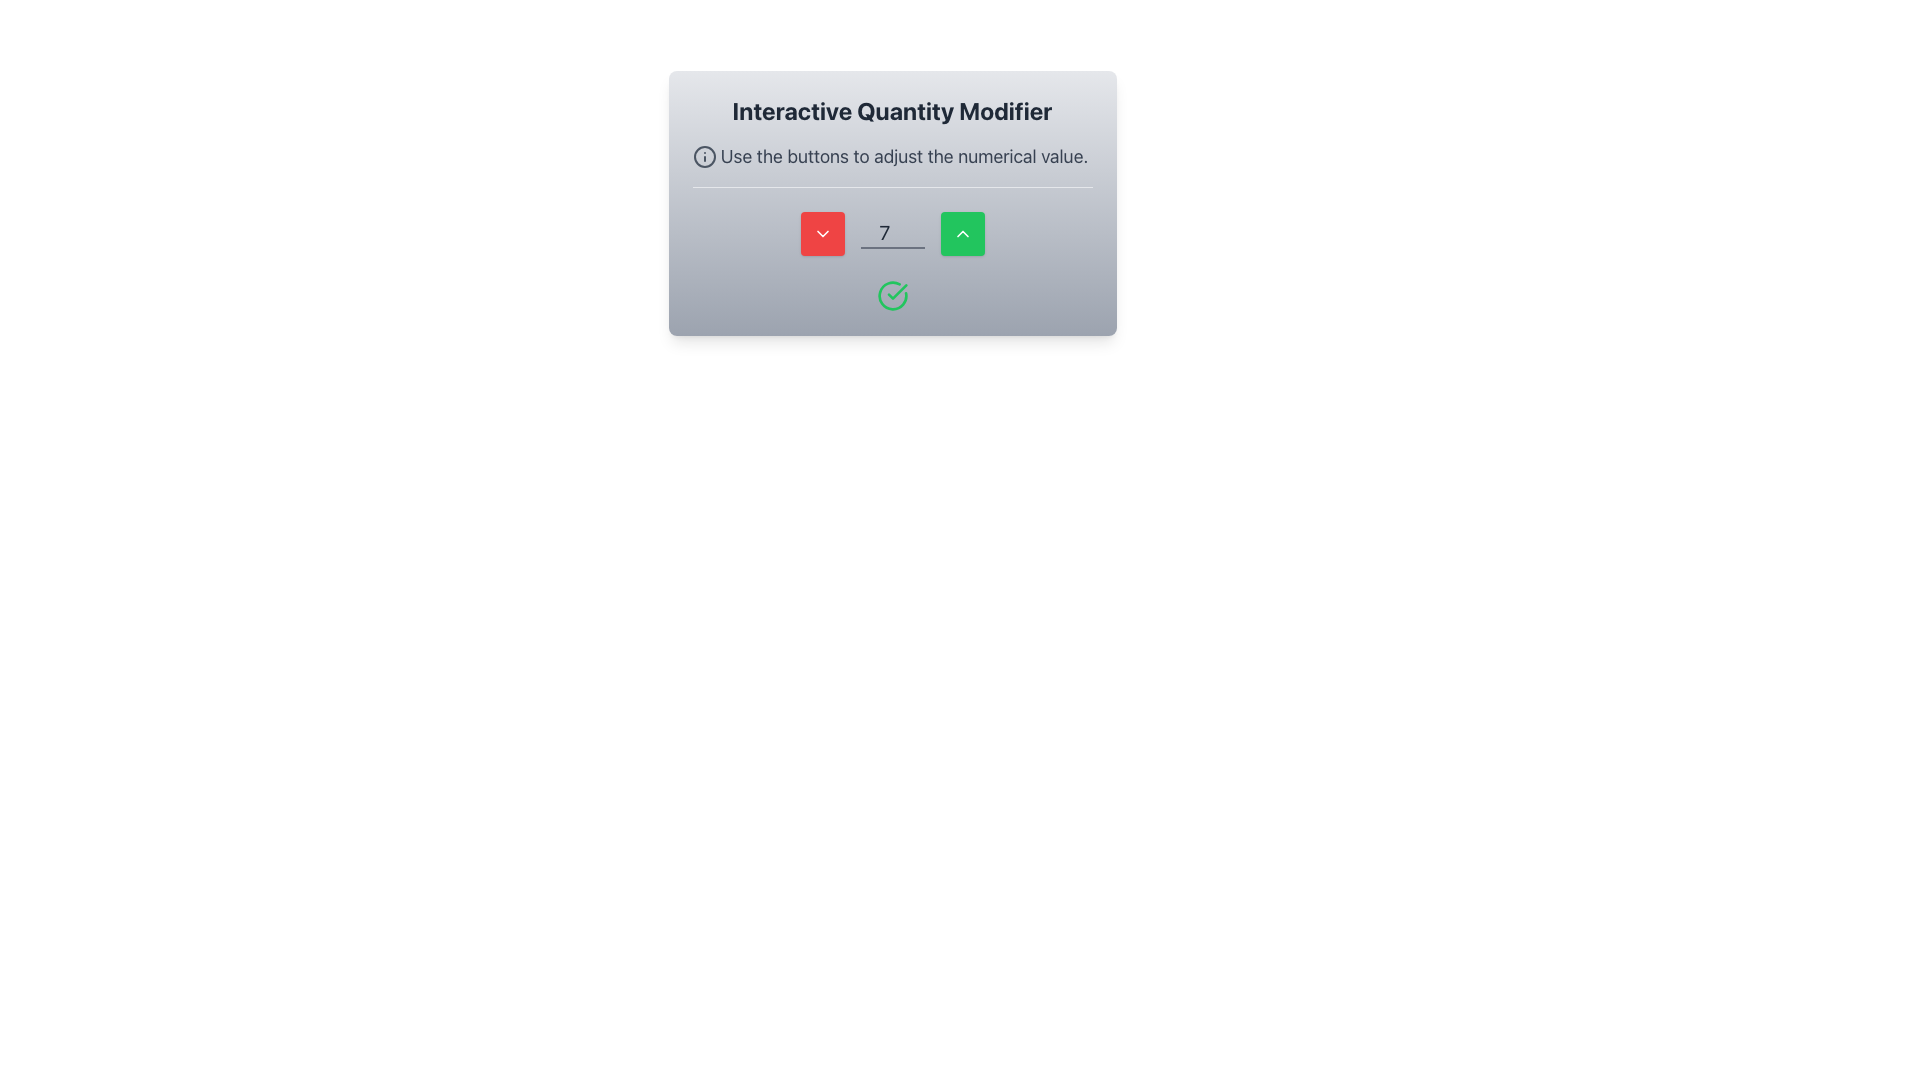  I want to click on the green button with white text and upward-pointing chevron, so click(962, 233).